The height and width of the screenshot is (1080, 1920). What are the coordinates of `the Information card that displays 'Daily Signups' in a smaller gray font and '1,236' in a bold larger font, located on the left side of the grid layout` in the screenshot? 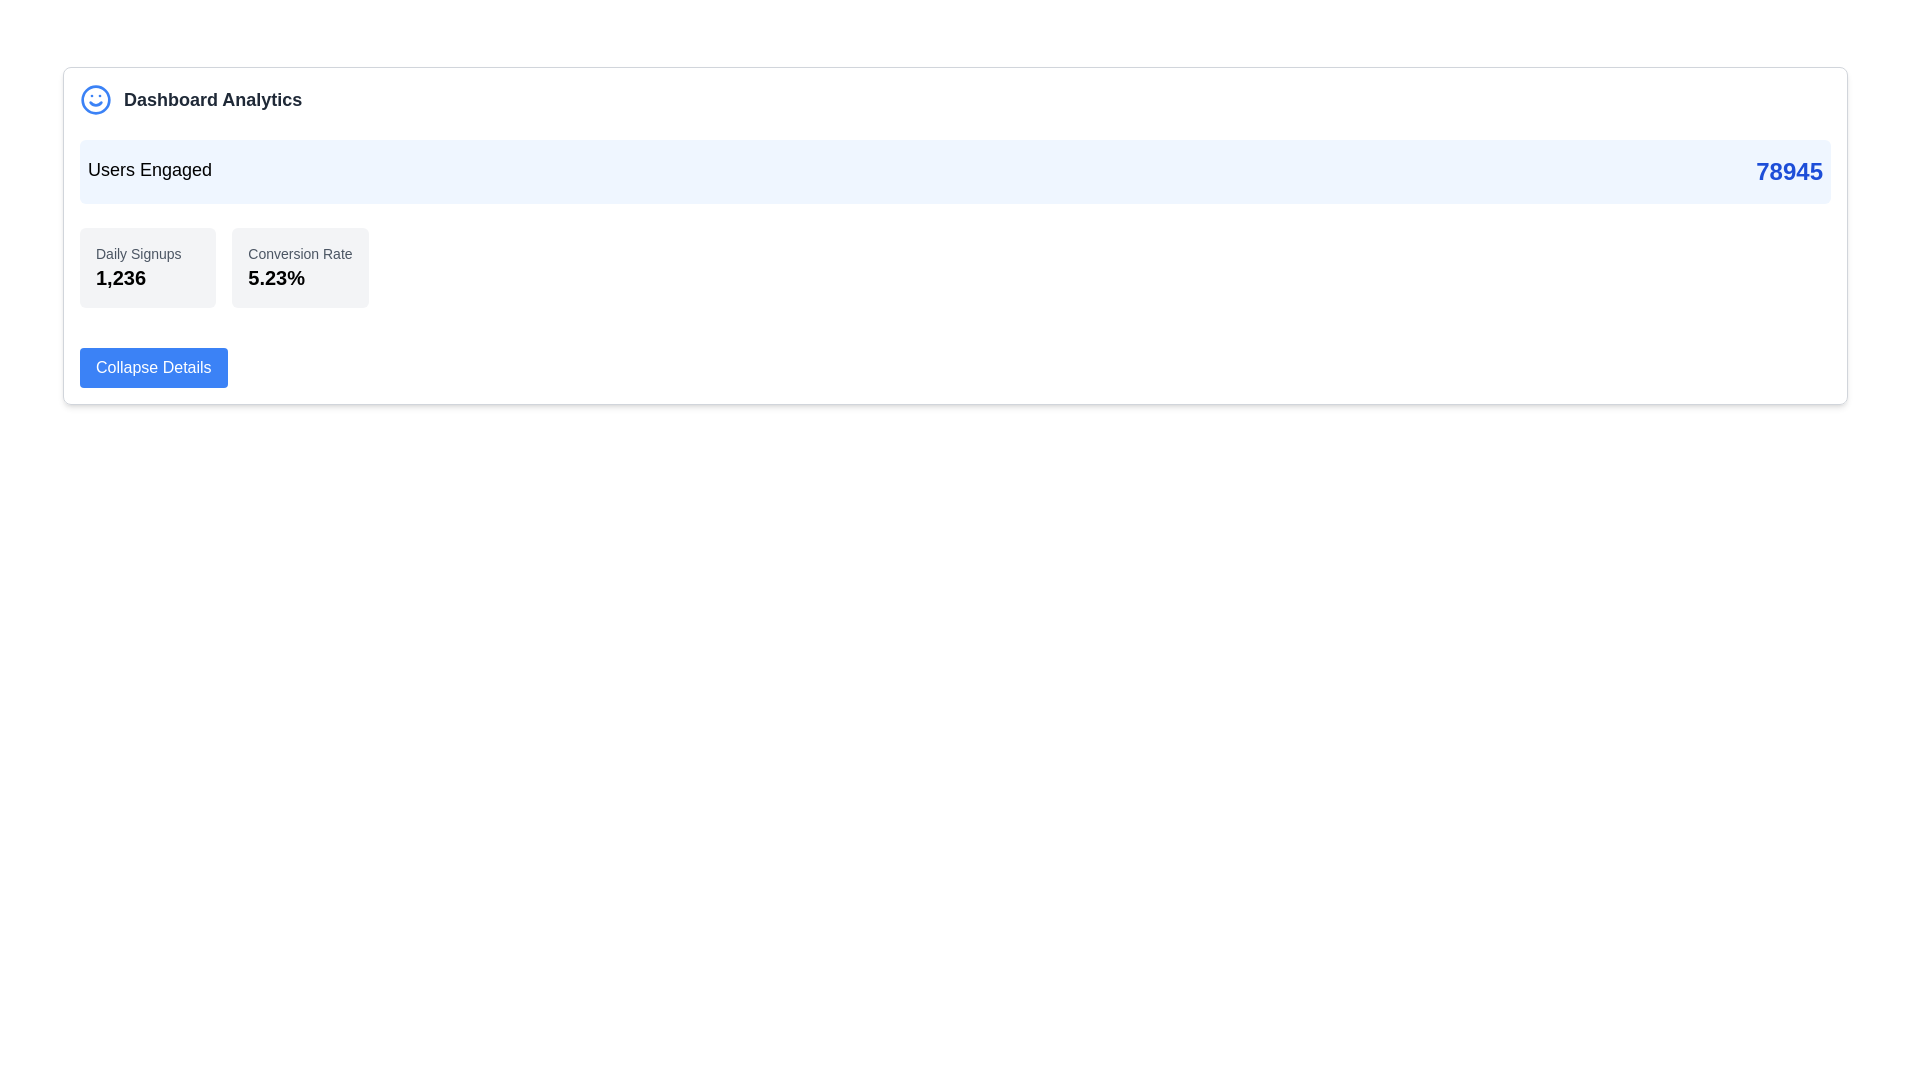 It's located at (147, 266).